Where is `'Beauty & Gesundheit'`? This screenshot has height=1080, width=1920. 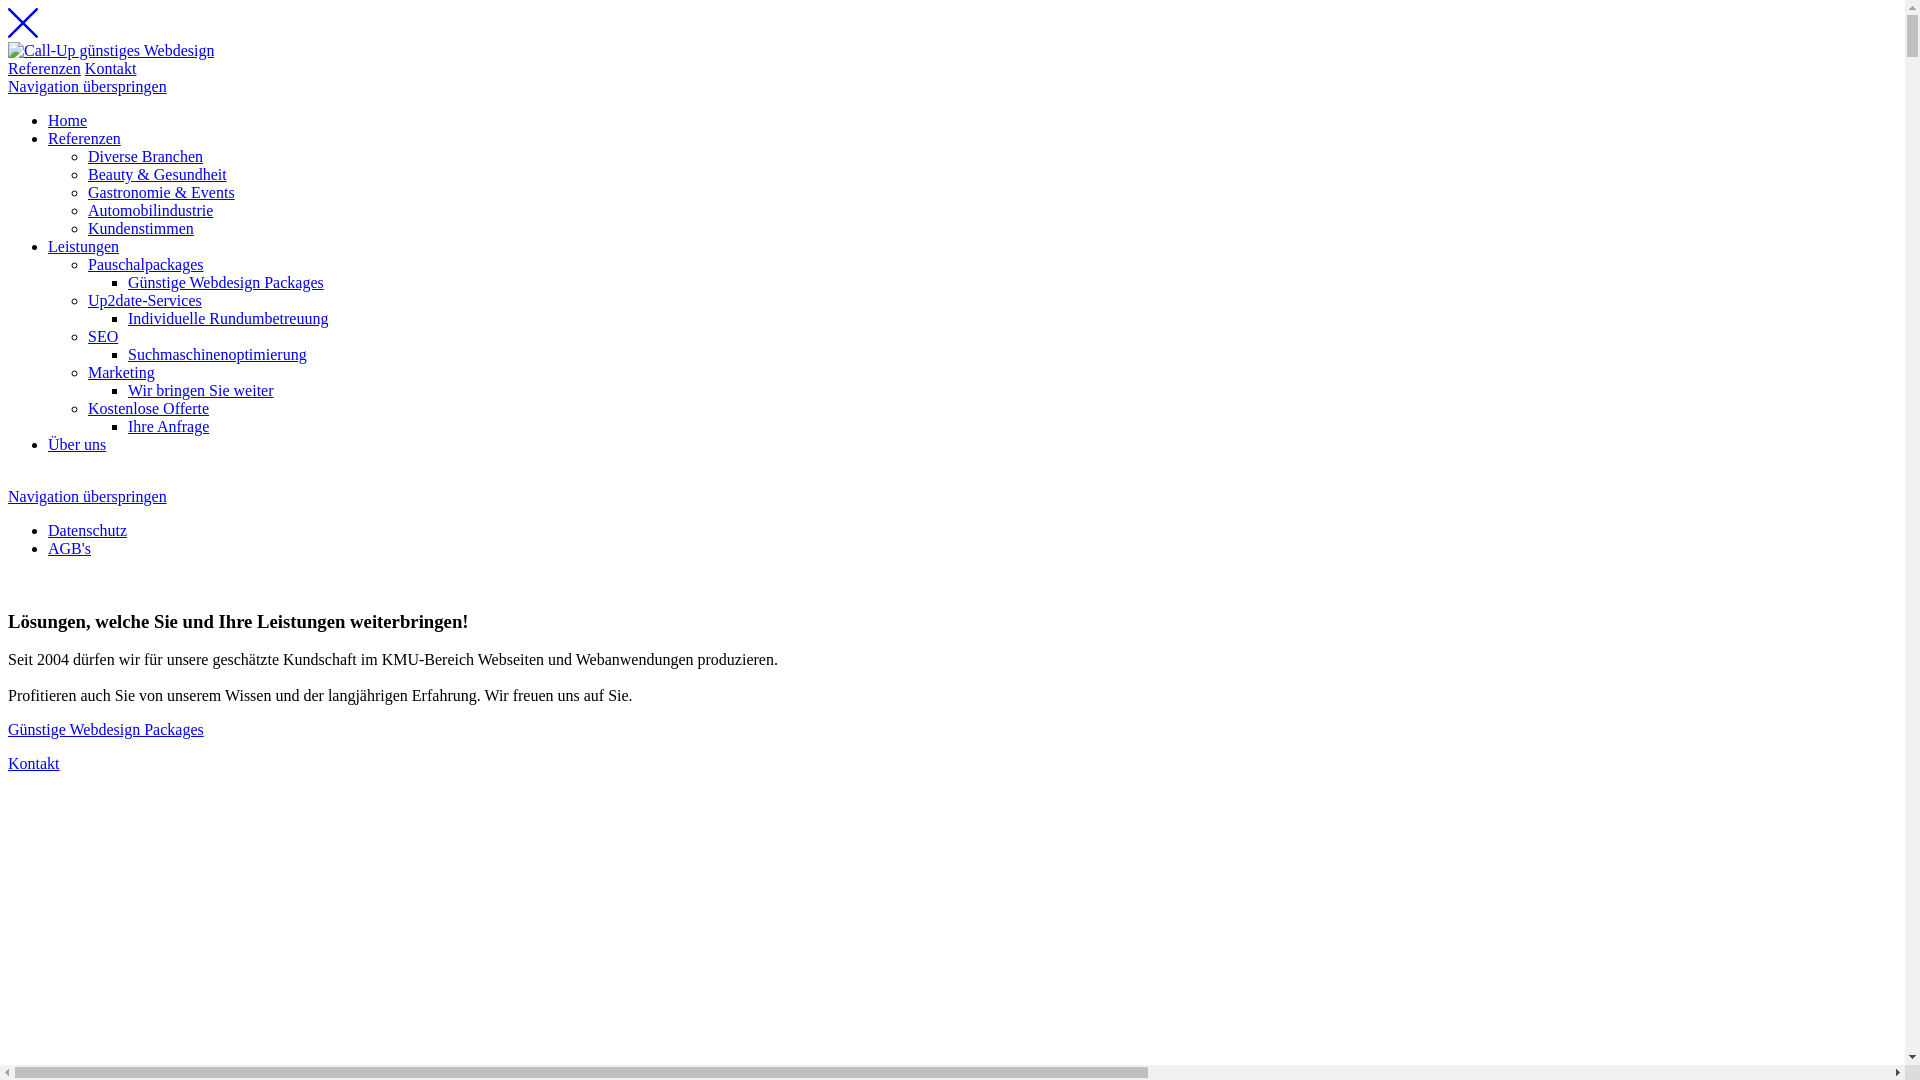
'Beauty & Gesundheit' is located at coordinates (156, 173).